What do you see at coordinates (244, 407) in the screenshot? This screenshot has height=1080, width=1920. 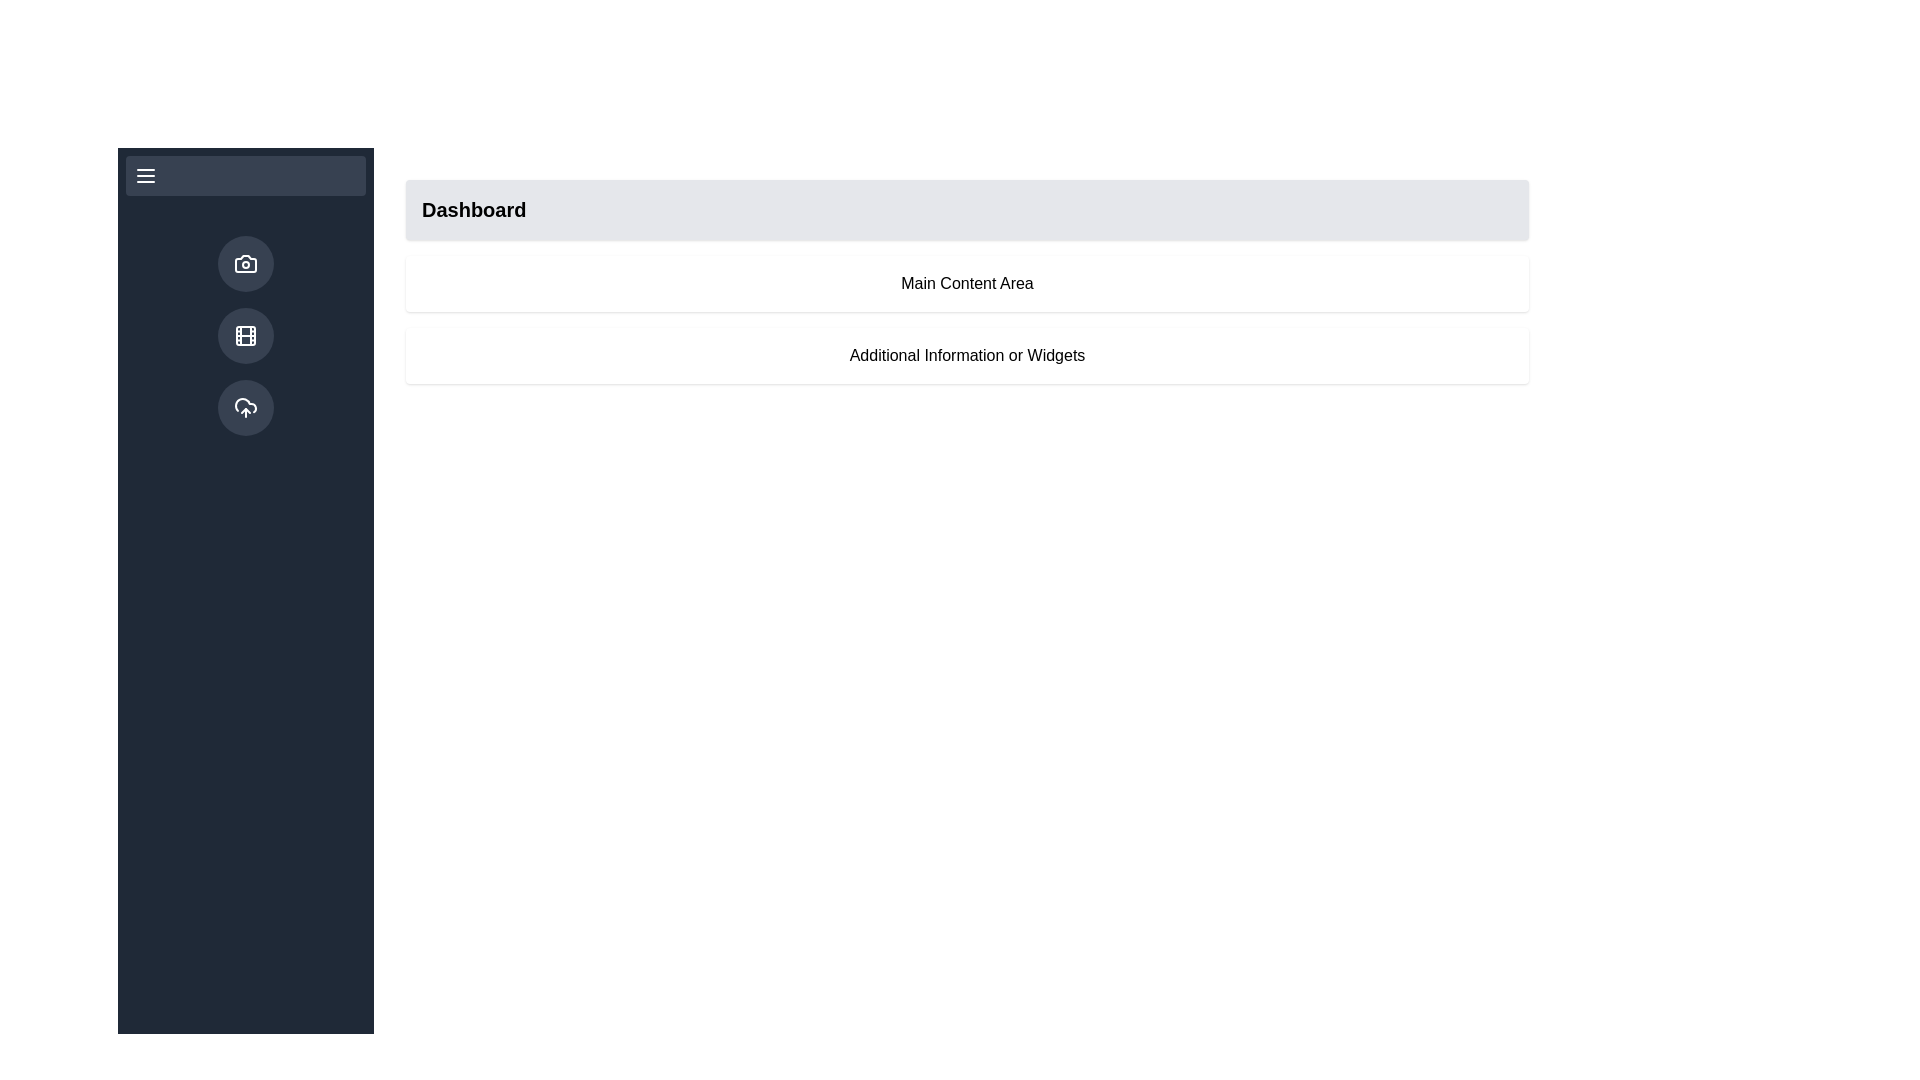 I see `the circular button with a dark gray background and a cloud with an upward arrow icon, located third in the vertical sidebar on the left` at bounding box center [244, 407].